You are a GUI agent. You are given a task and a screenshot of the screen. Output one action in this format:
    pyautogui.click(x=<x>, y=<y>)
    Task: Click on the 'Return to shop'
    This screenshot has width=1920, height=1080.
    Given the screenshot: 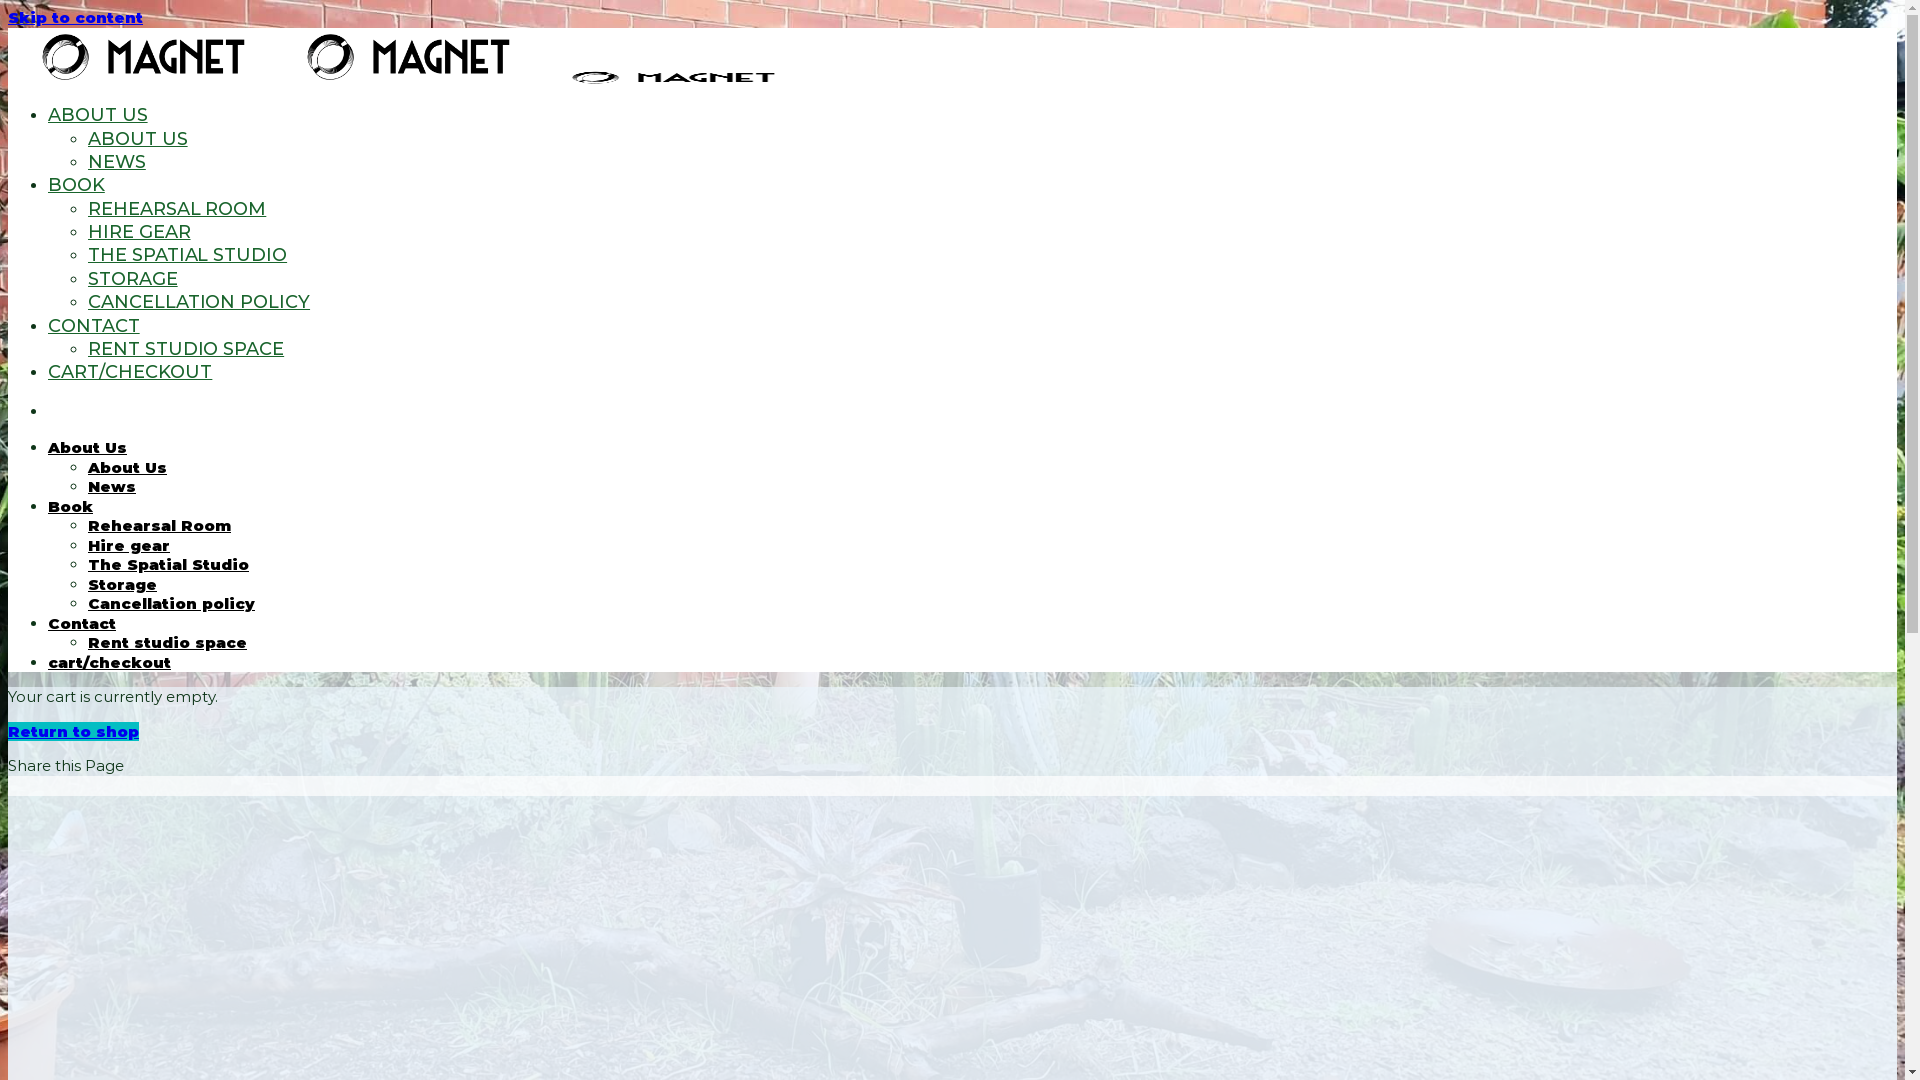 What is the action you would take?
    pyautogui.click(x=8, y=731)
    